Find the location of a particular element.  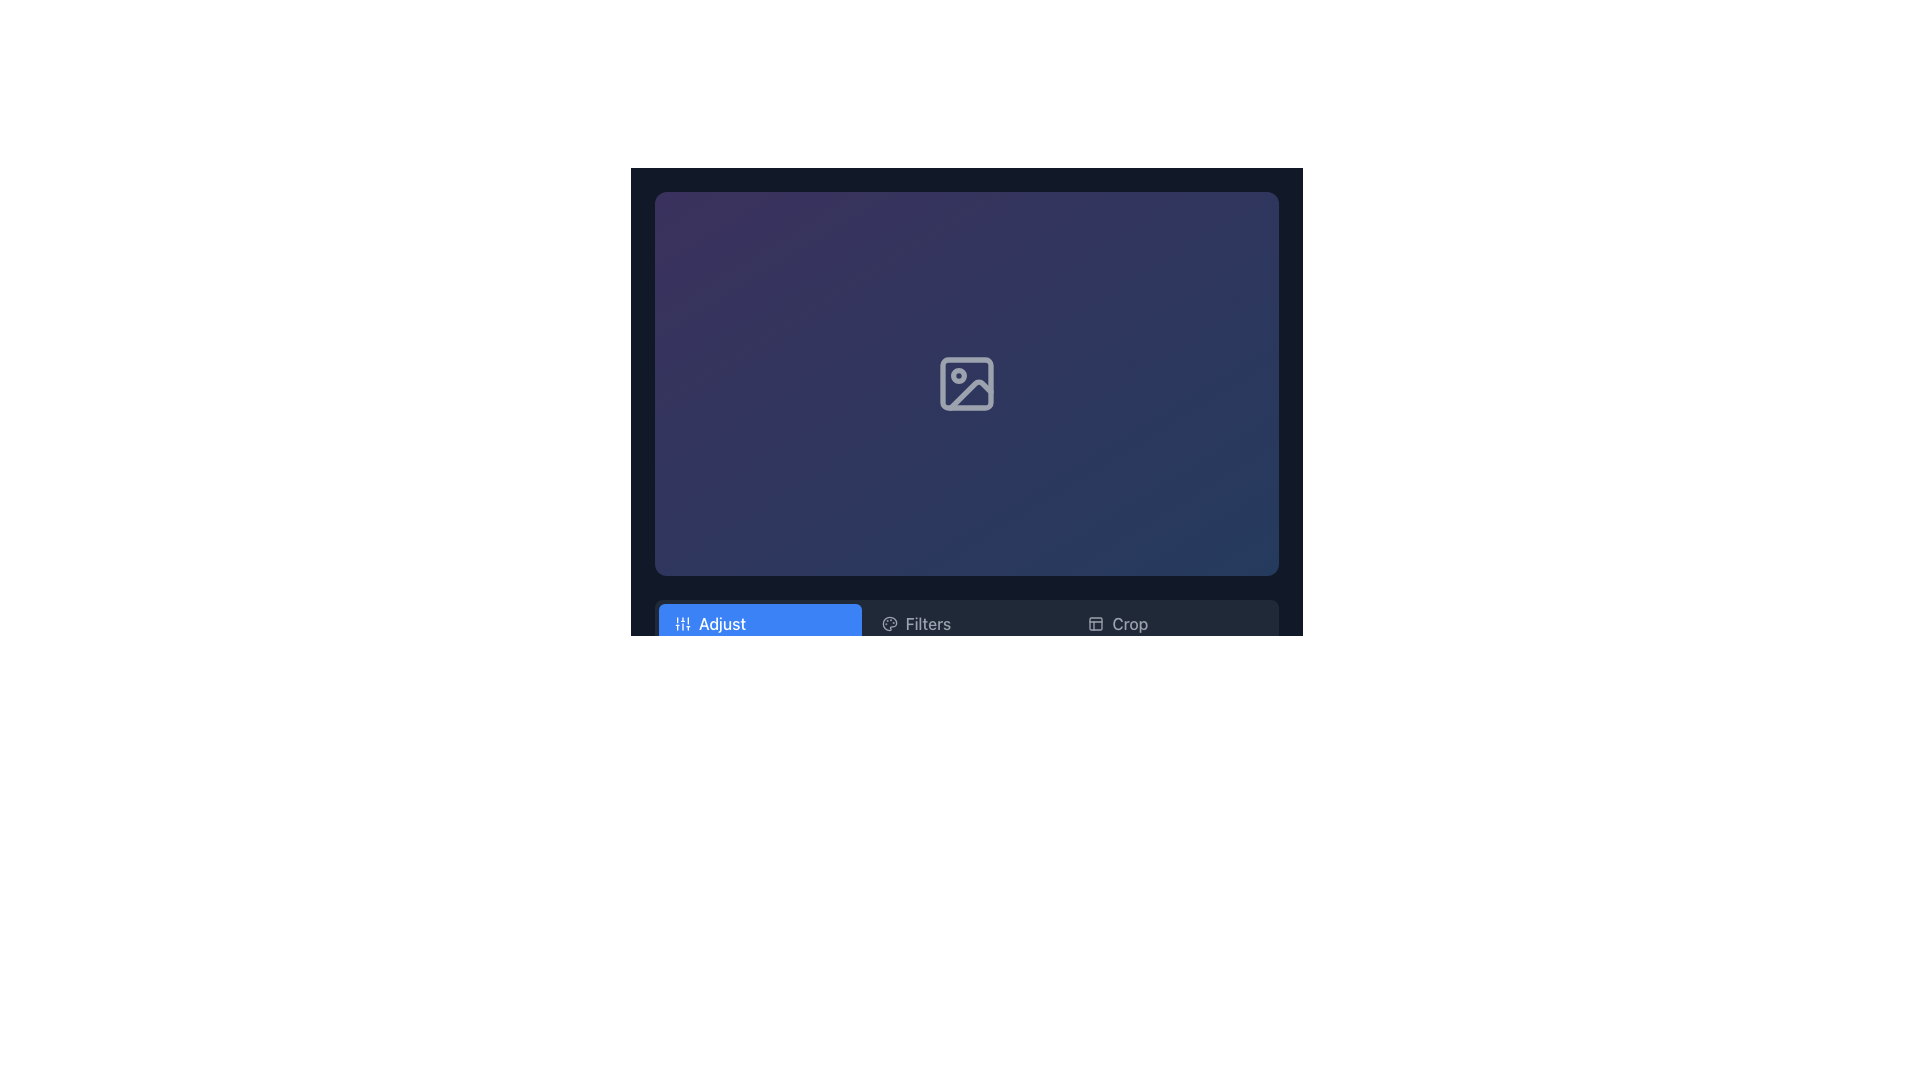

the text label that represents a filter option is located at coordinates (927, 623).